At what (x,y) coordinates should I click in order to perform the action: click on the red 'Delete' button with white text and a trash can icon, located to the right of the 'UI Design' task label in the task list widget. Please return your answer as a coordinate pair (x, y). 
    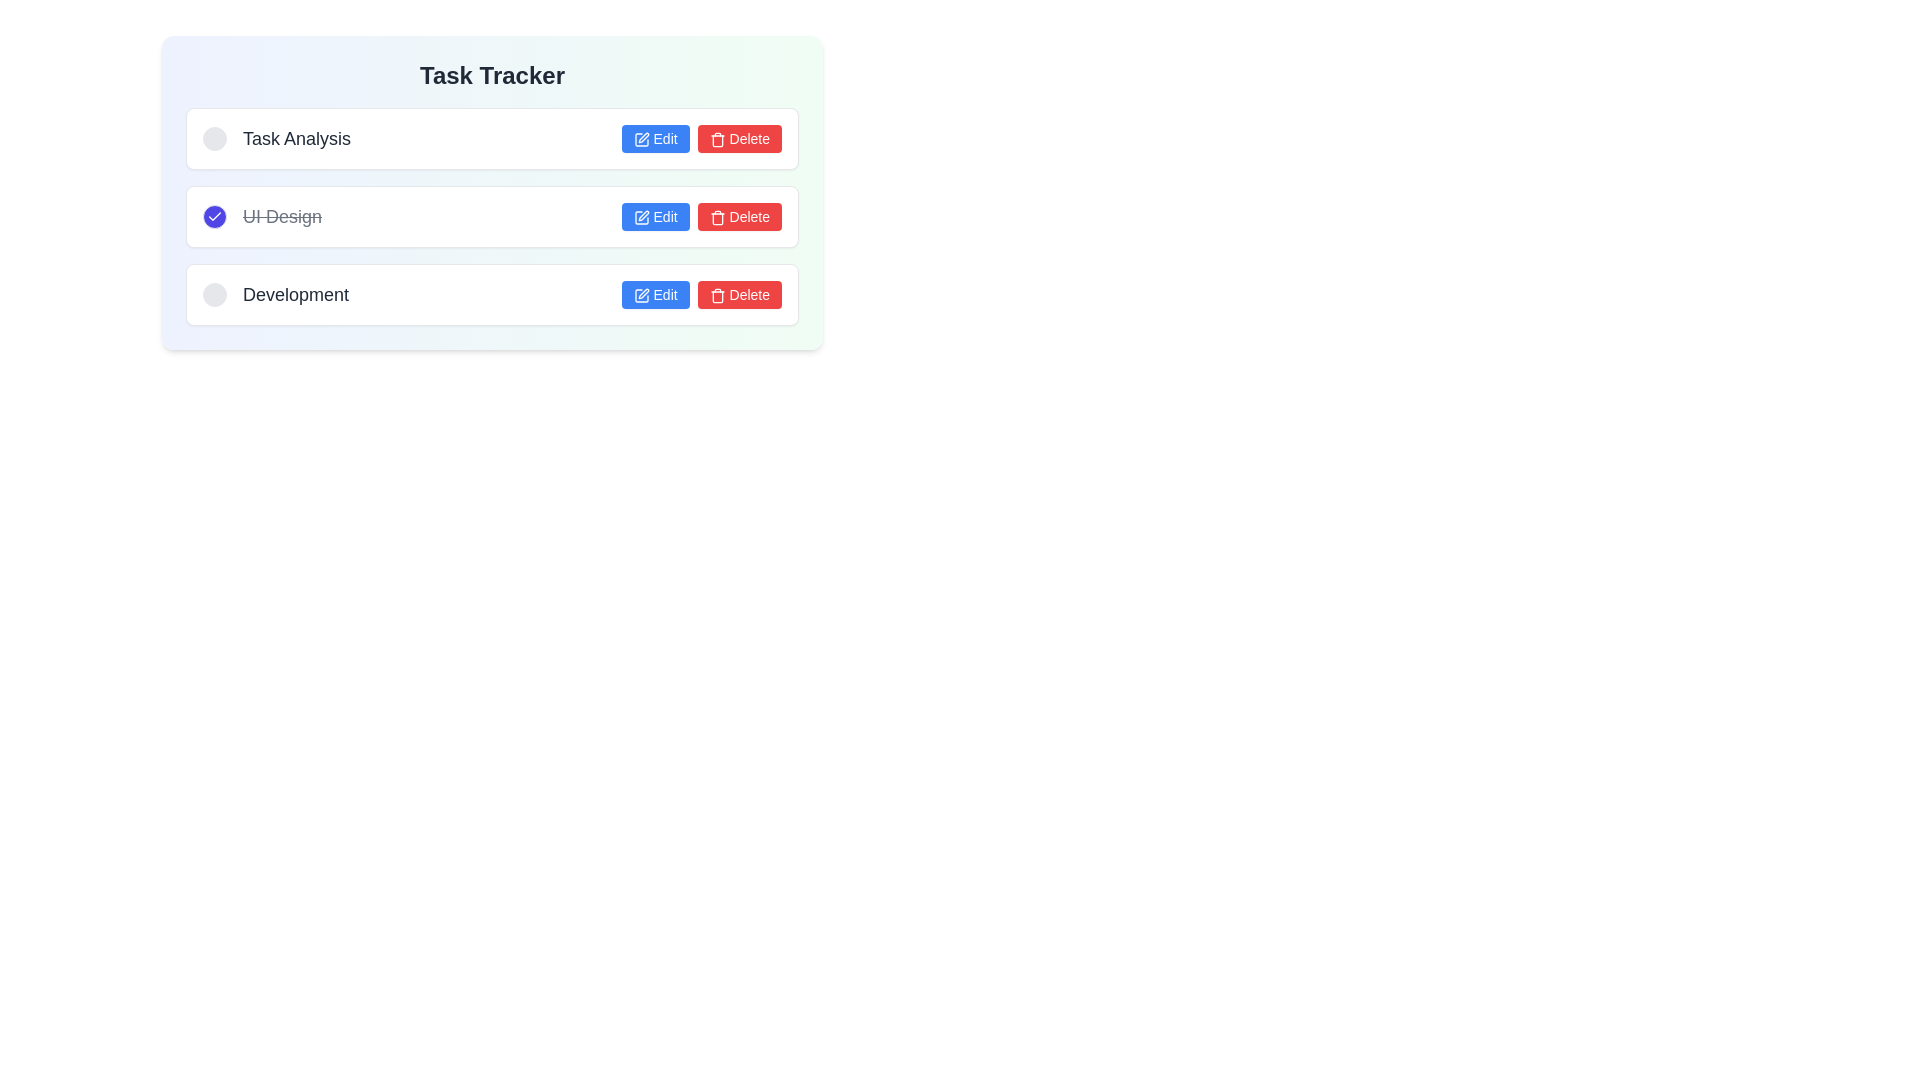
    Looking at the image, I should click on (738, 216).